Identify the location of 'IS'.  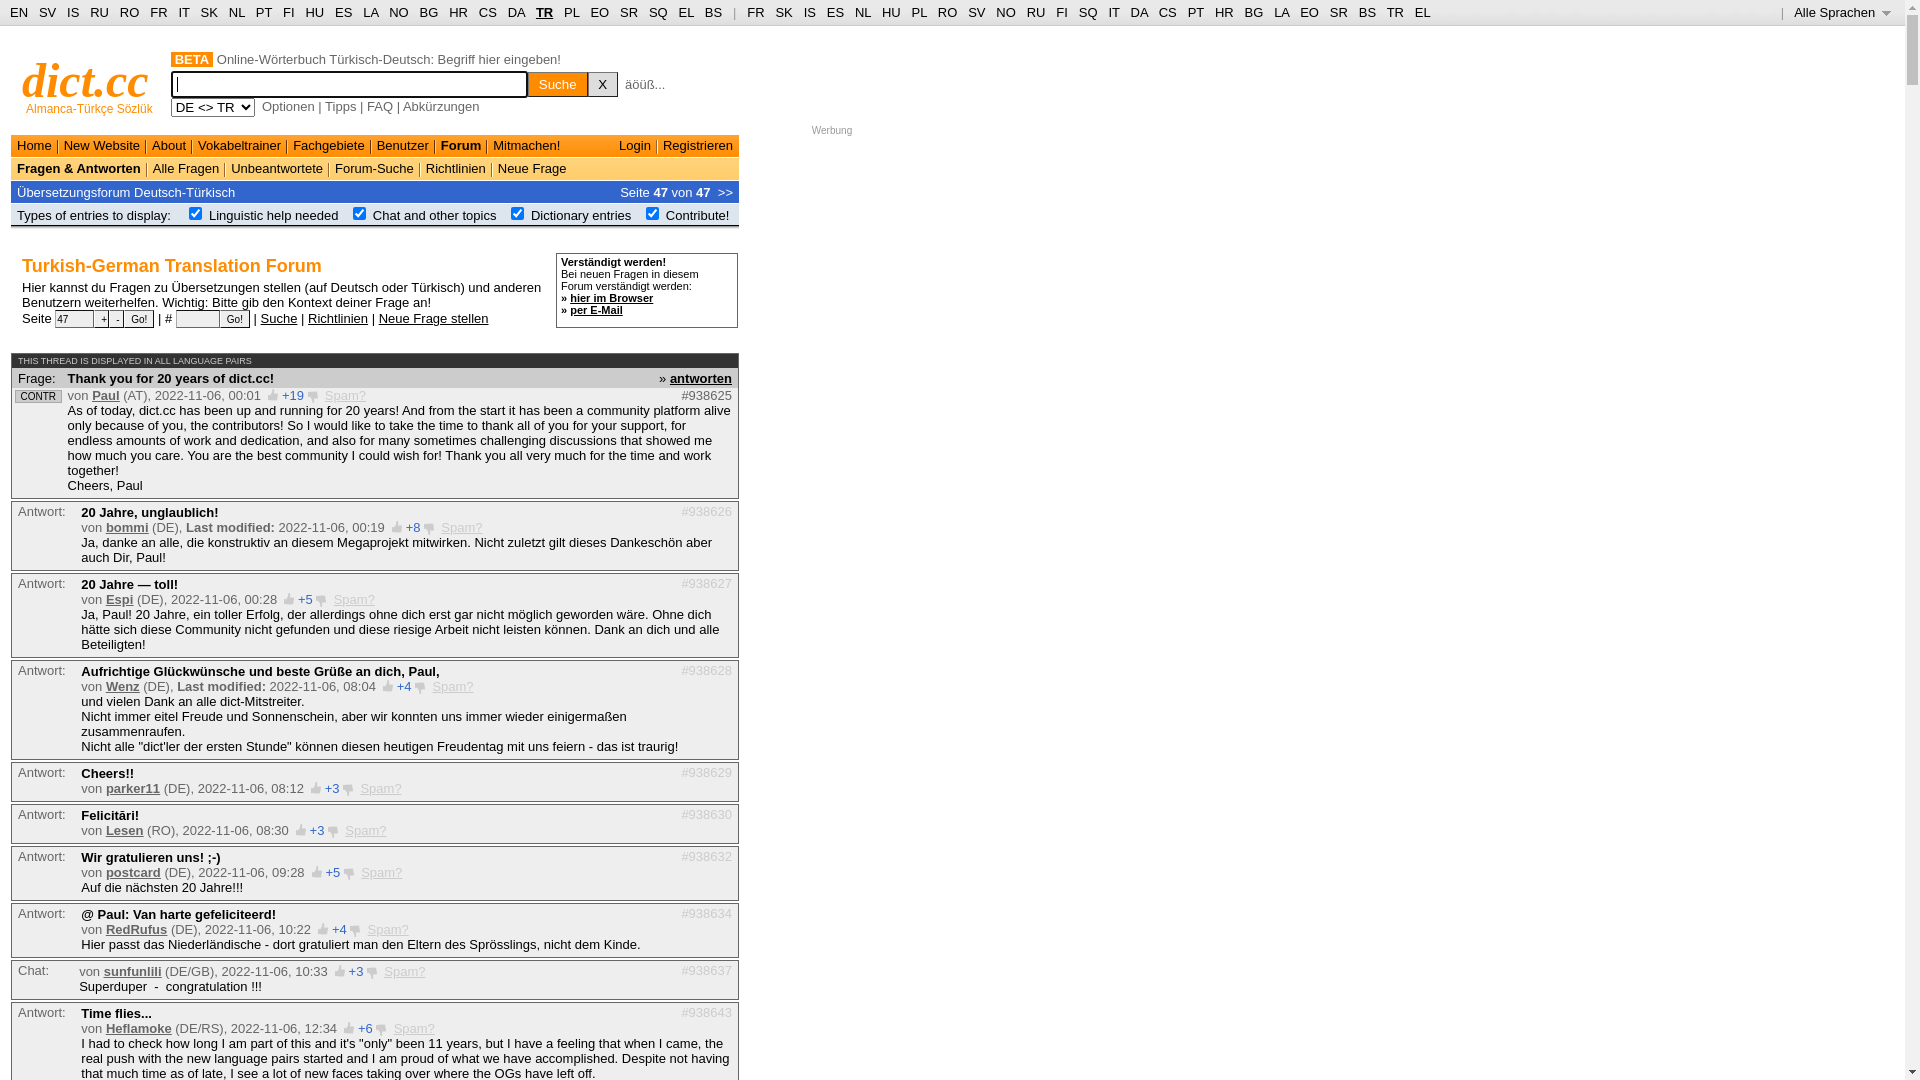
(810, 12).